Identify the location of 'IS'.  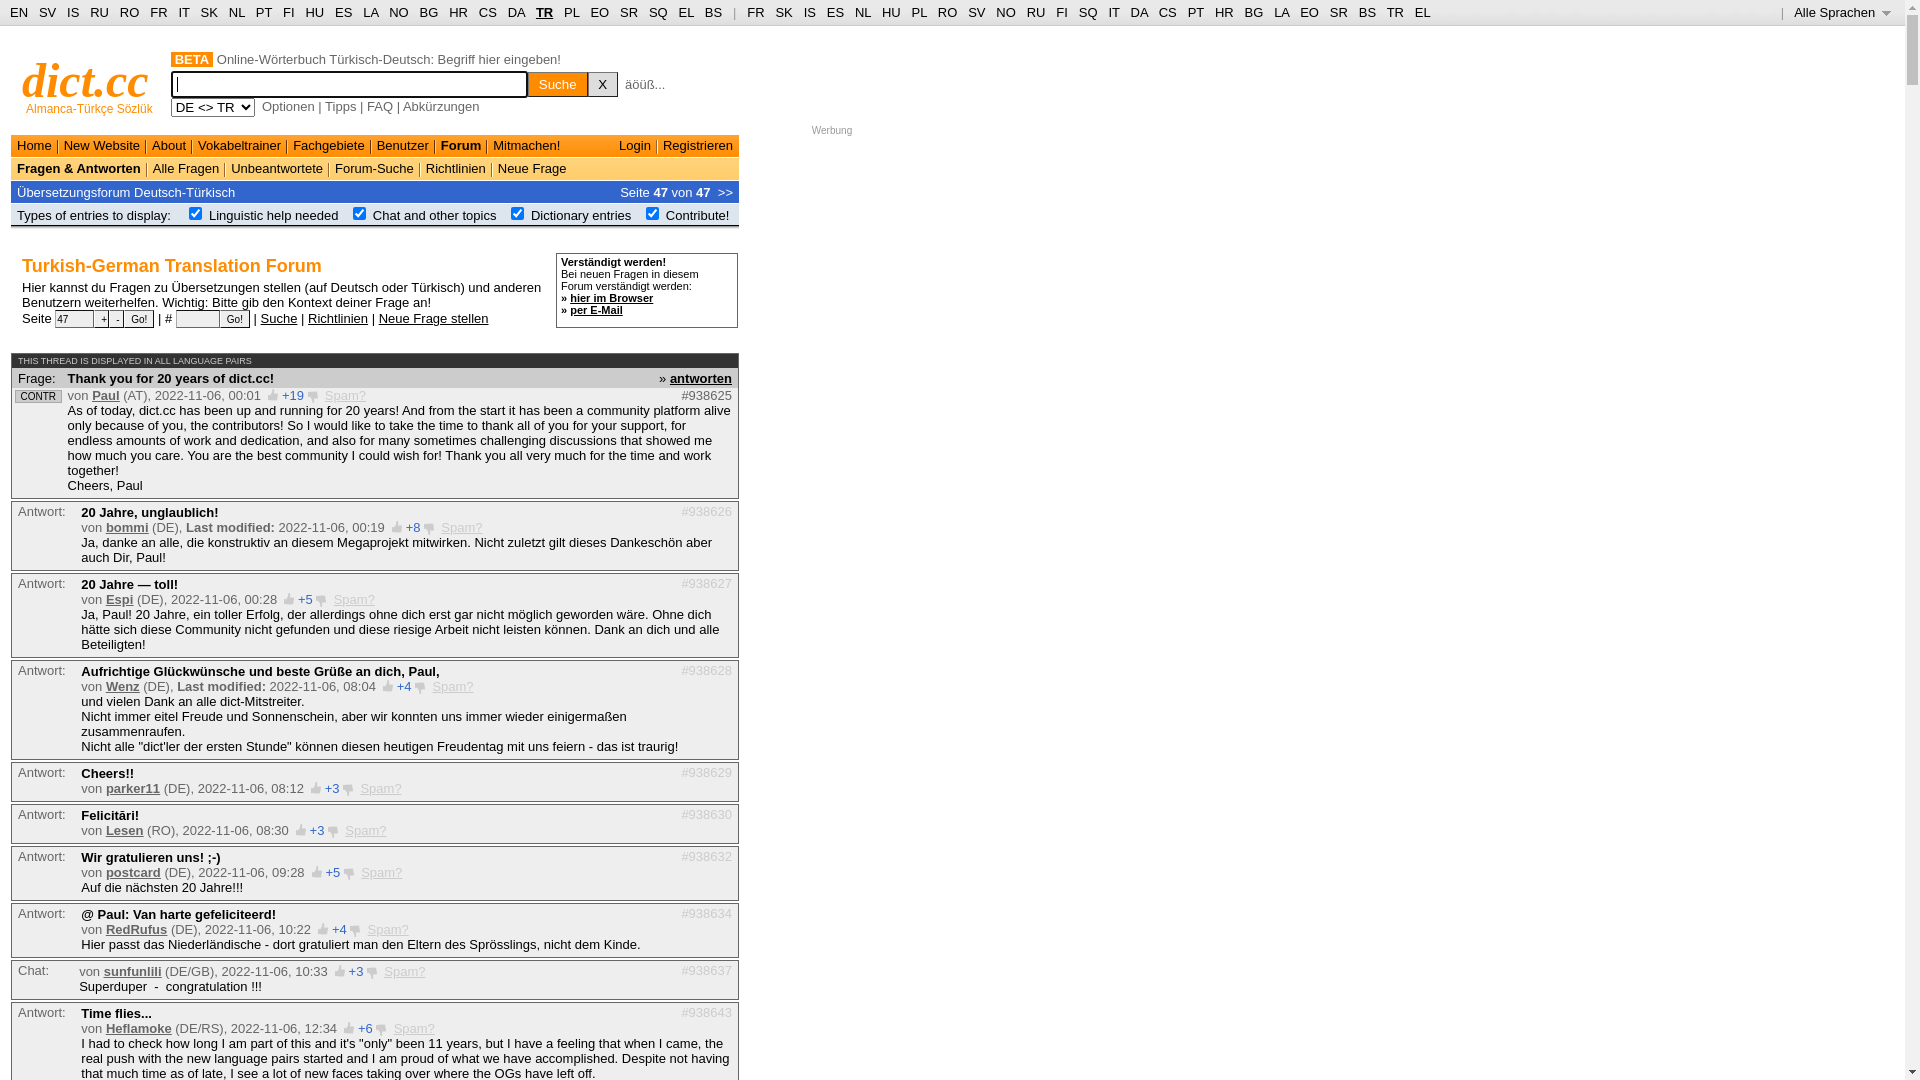
(810, 12).